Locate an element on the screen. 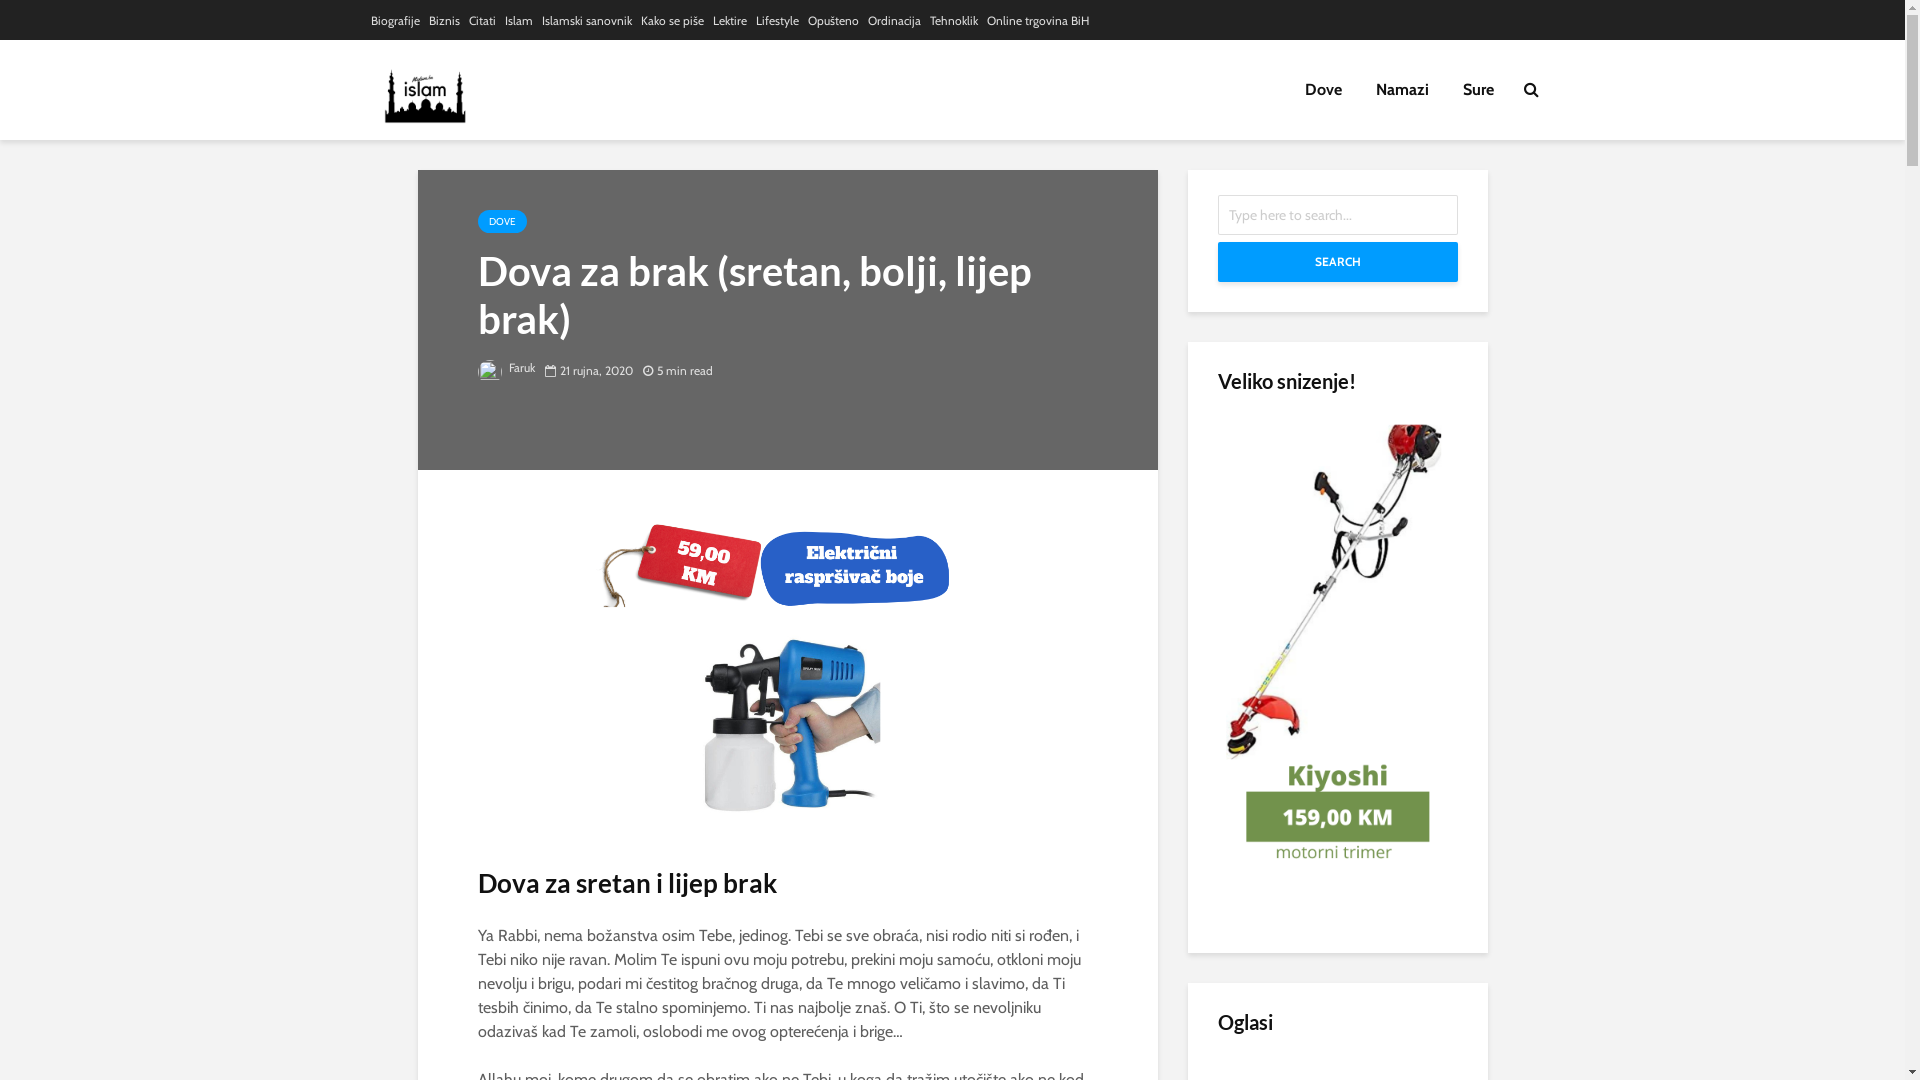 Image resolution: width=1920 pixels, height=1080 pixels. 'DOVE' is located at coordinates (502, 221).